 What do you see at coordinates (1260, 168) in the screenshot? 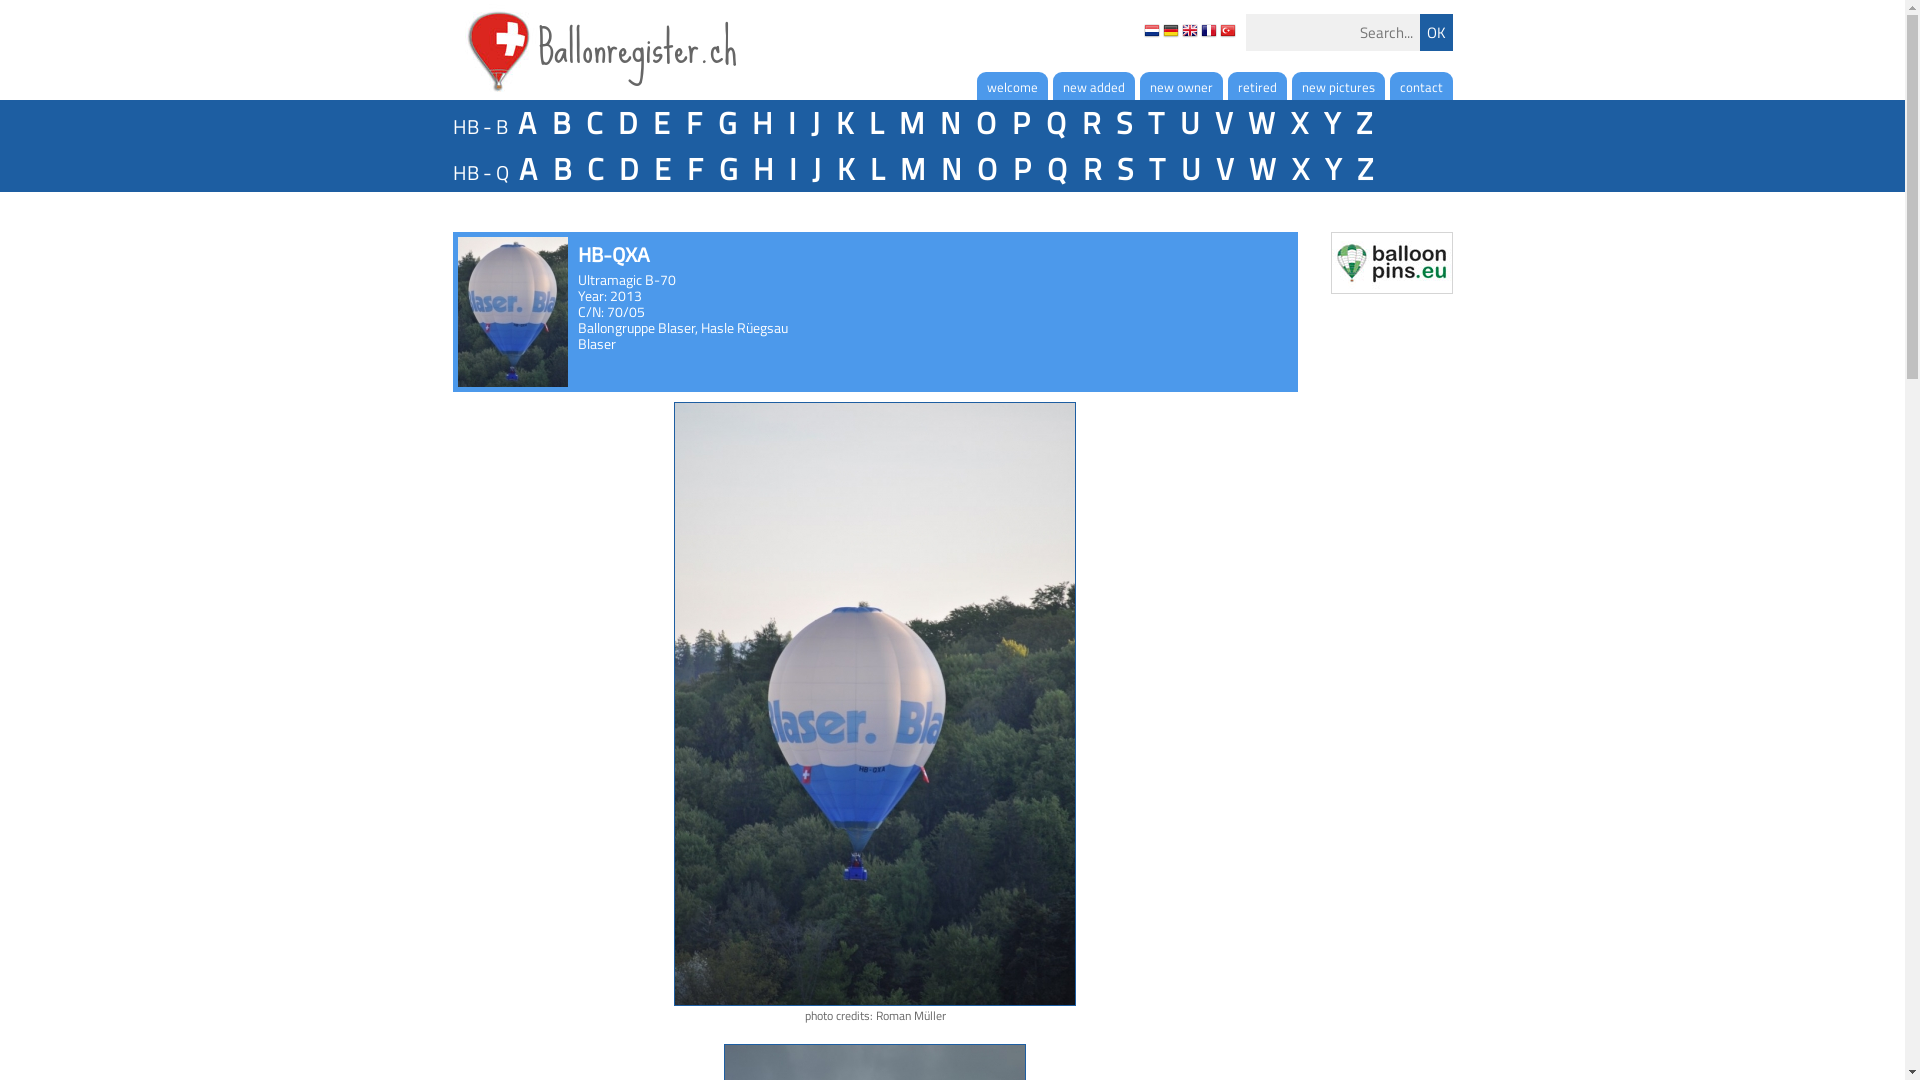
I see `'W'` at bounding box center [1260, 168].